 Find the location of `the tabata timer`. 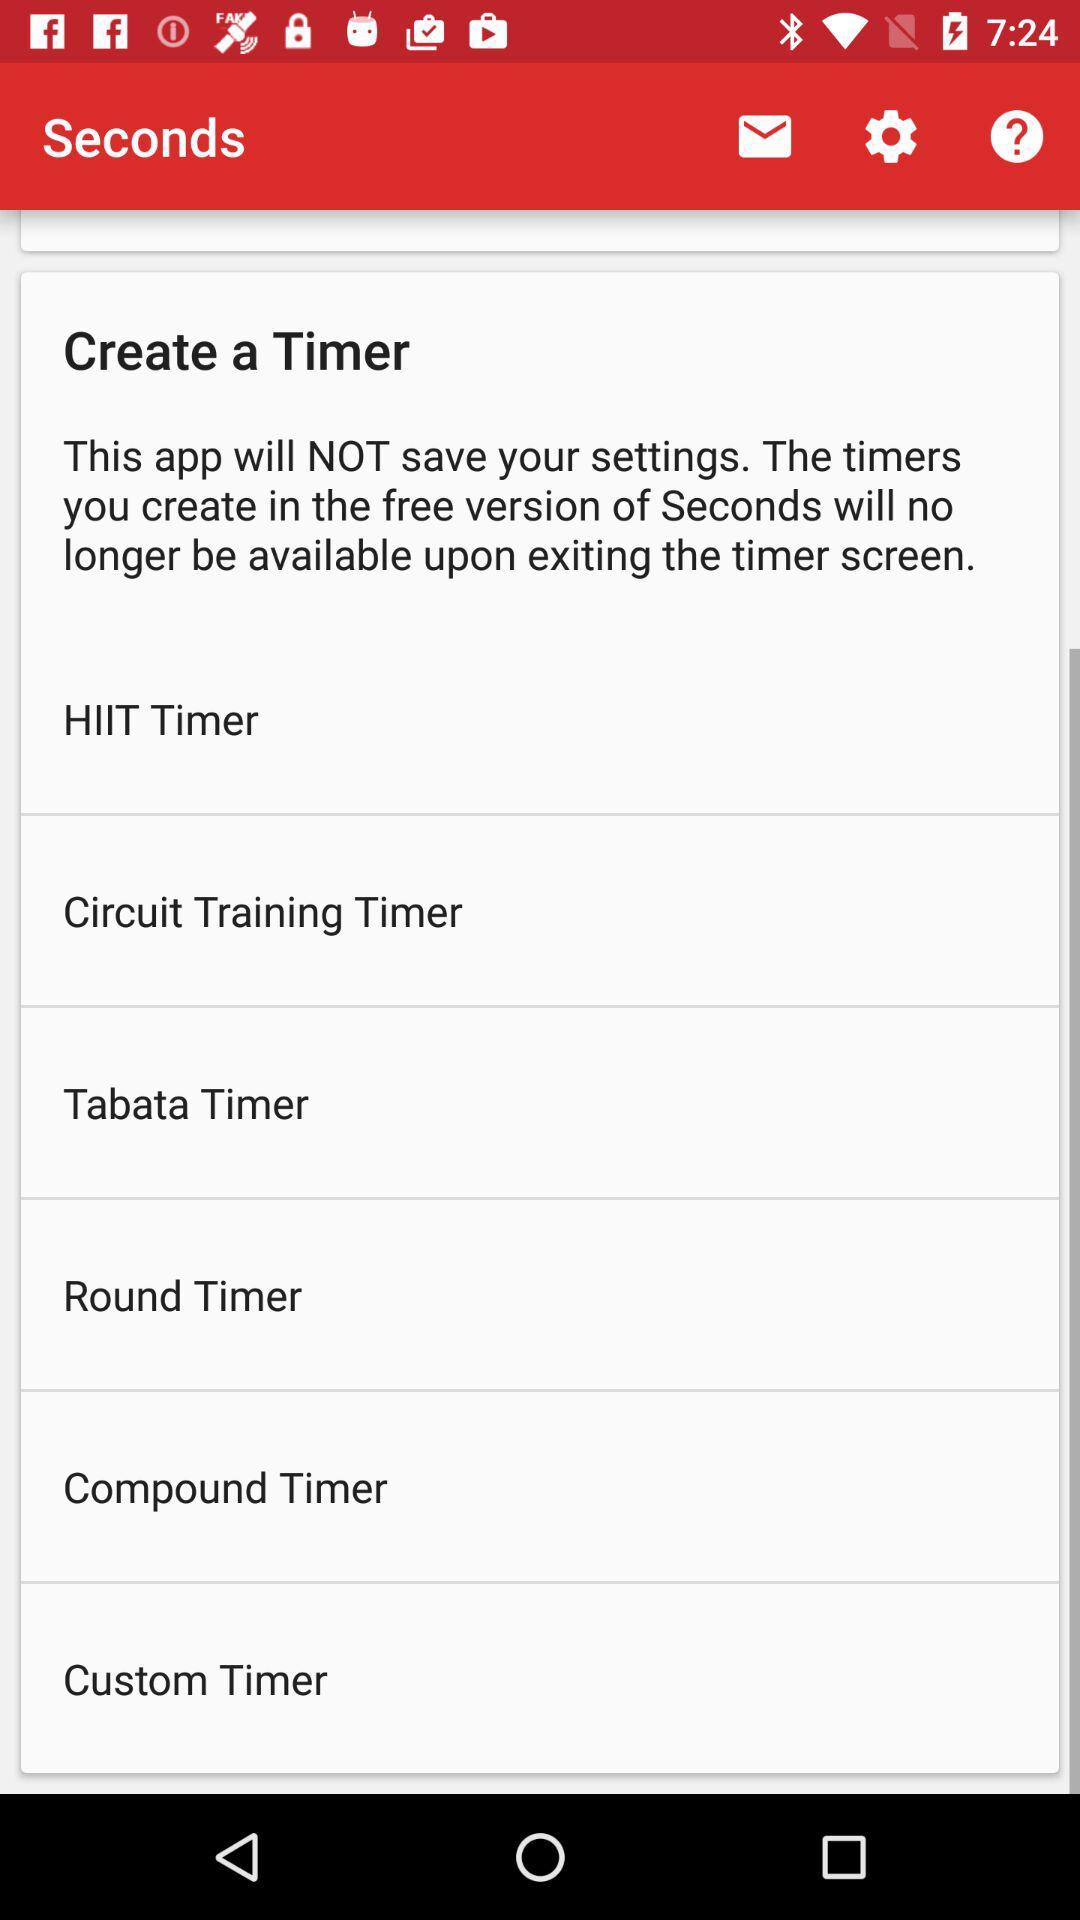

the tabata timer is located at coordinates (540, 1101).